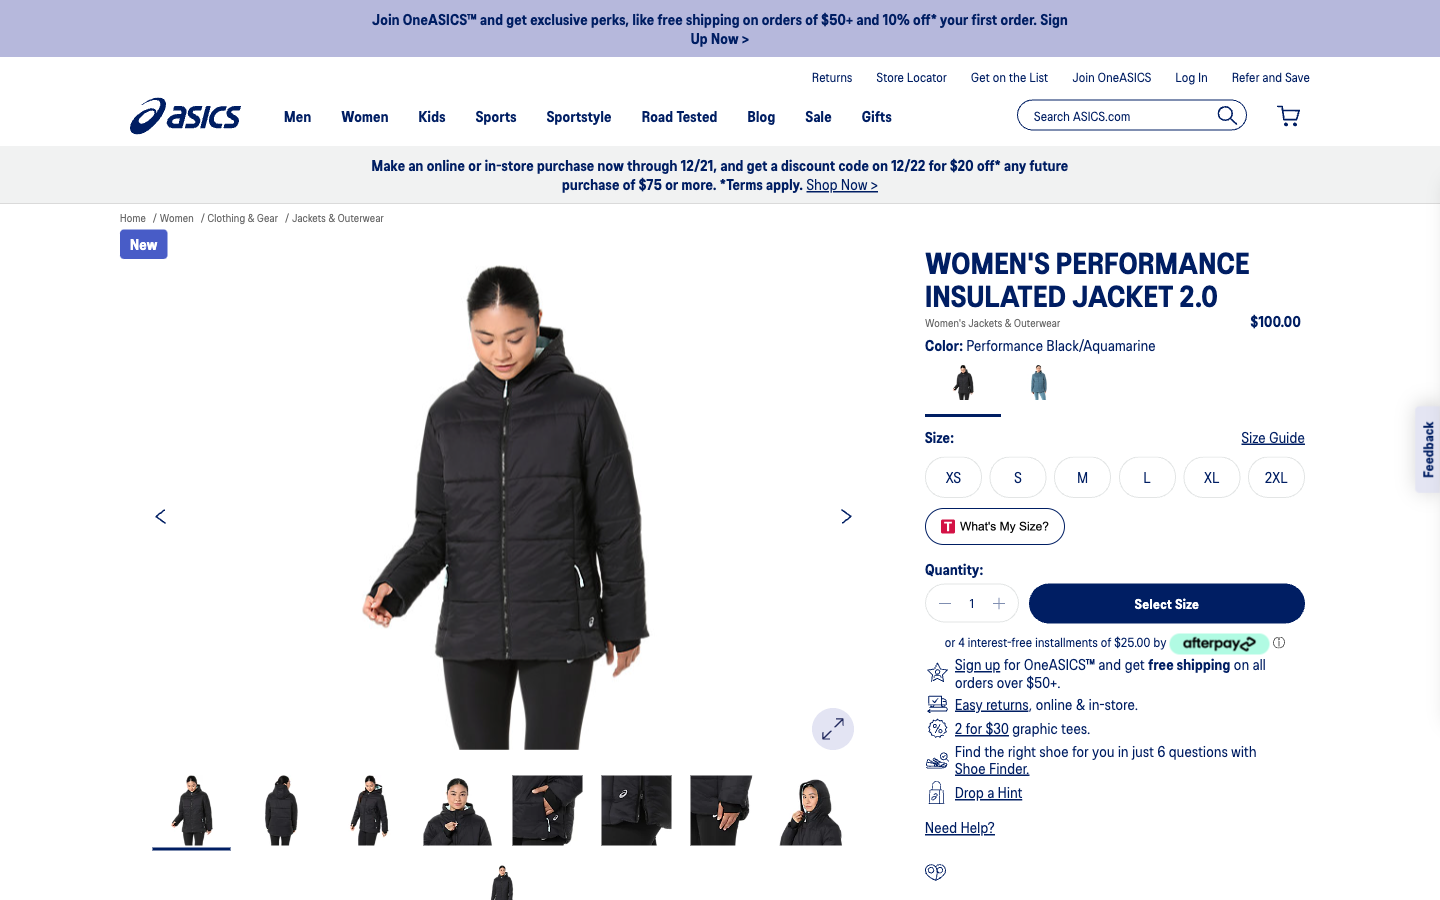 Image resolution: width=1440 pixels, height=900 pixels. I want to click on View color in aquamarine, choose Medium size, move to following images, so click(1038, 386).